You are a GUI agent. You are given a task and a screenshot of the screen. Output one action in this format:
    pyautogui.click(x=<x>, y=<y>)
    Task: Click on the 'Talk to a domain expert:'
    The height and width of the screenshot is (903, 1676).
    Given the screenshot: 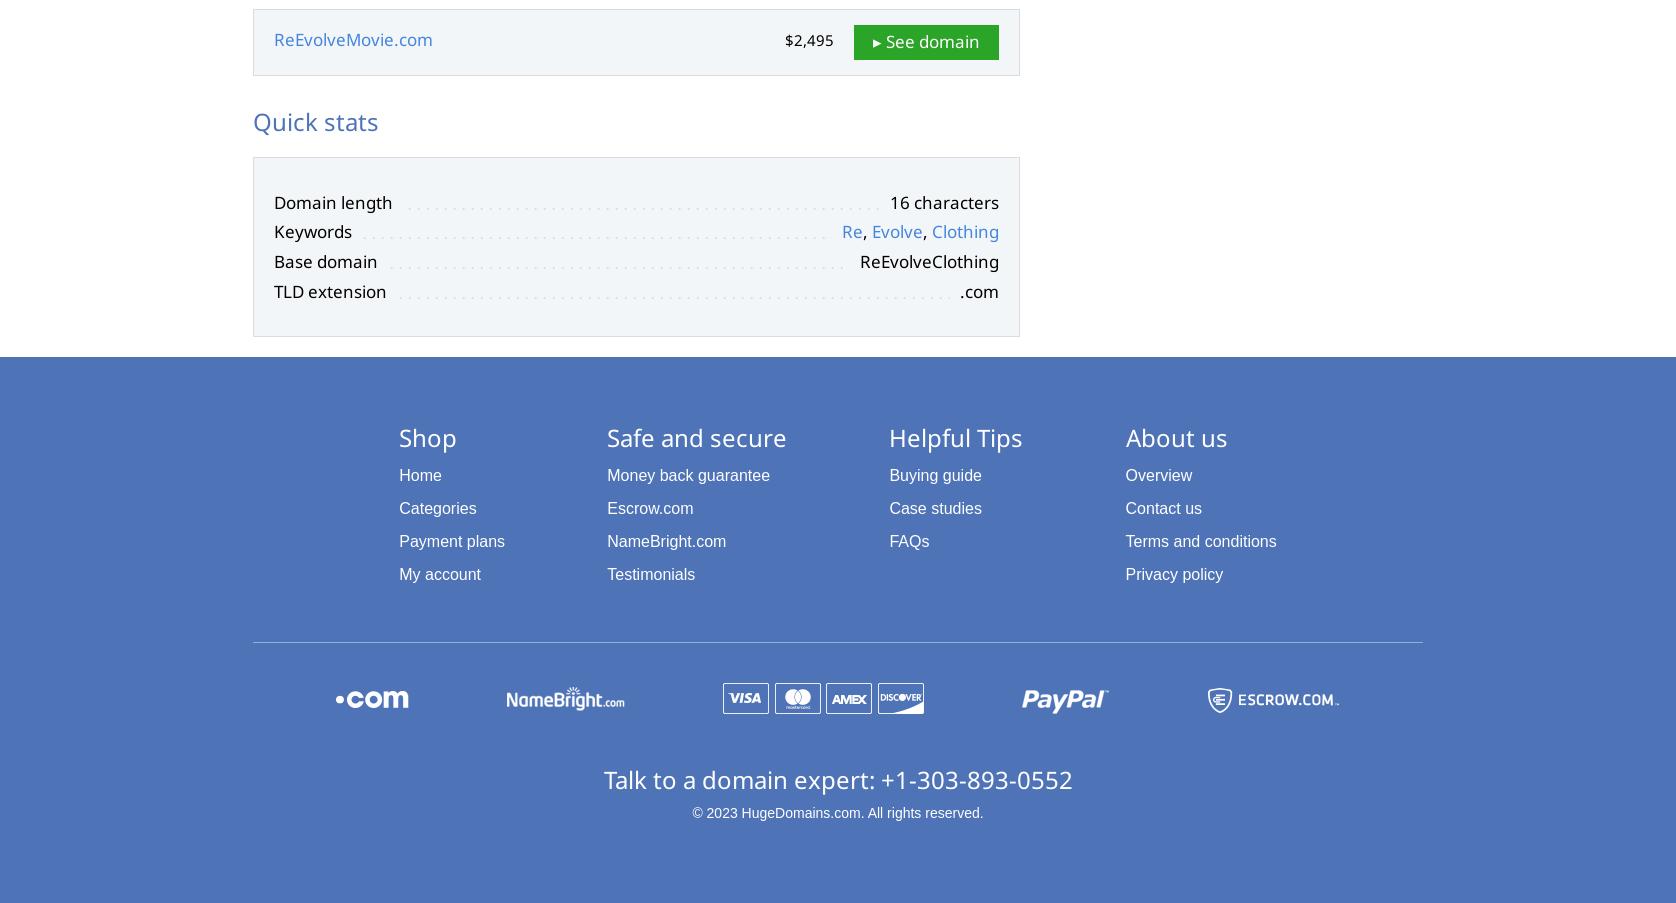 What is the action you would take?
    pyautogui.click(x=603, y=778)
    